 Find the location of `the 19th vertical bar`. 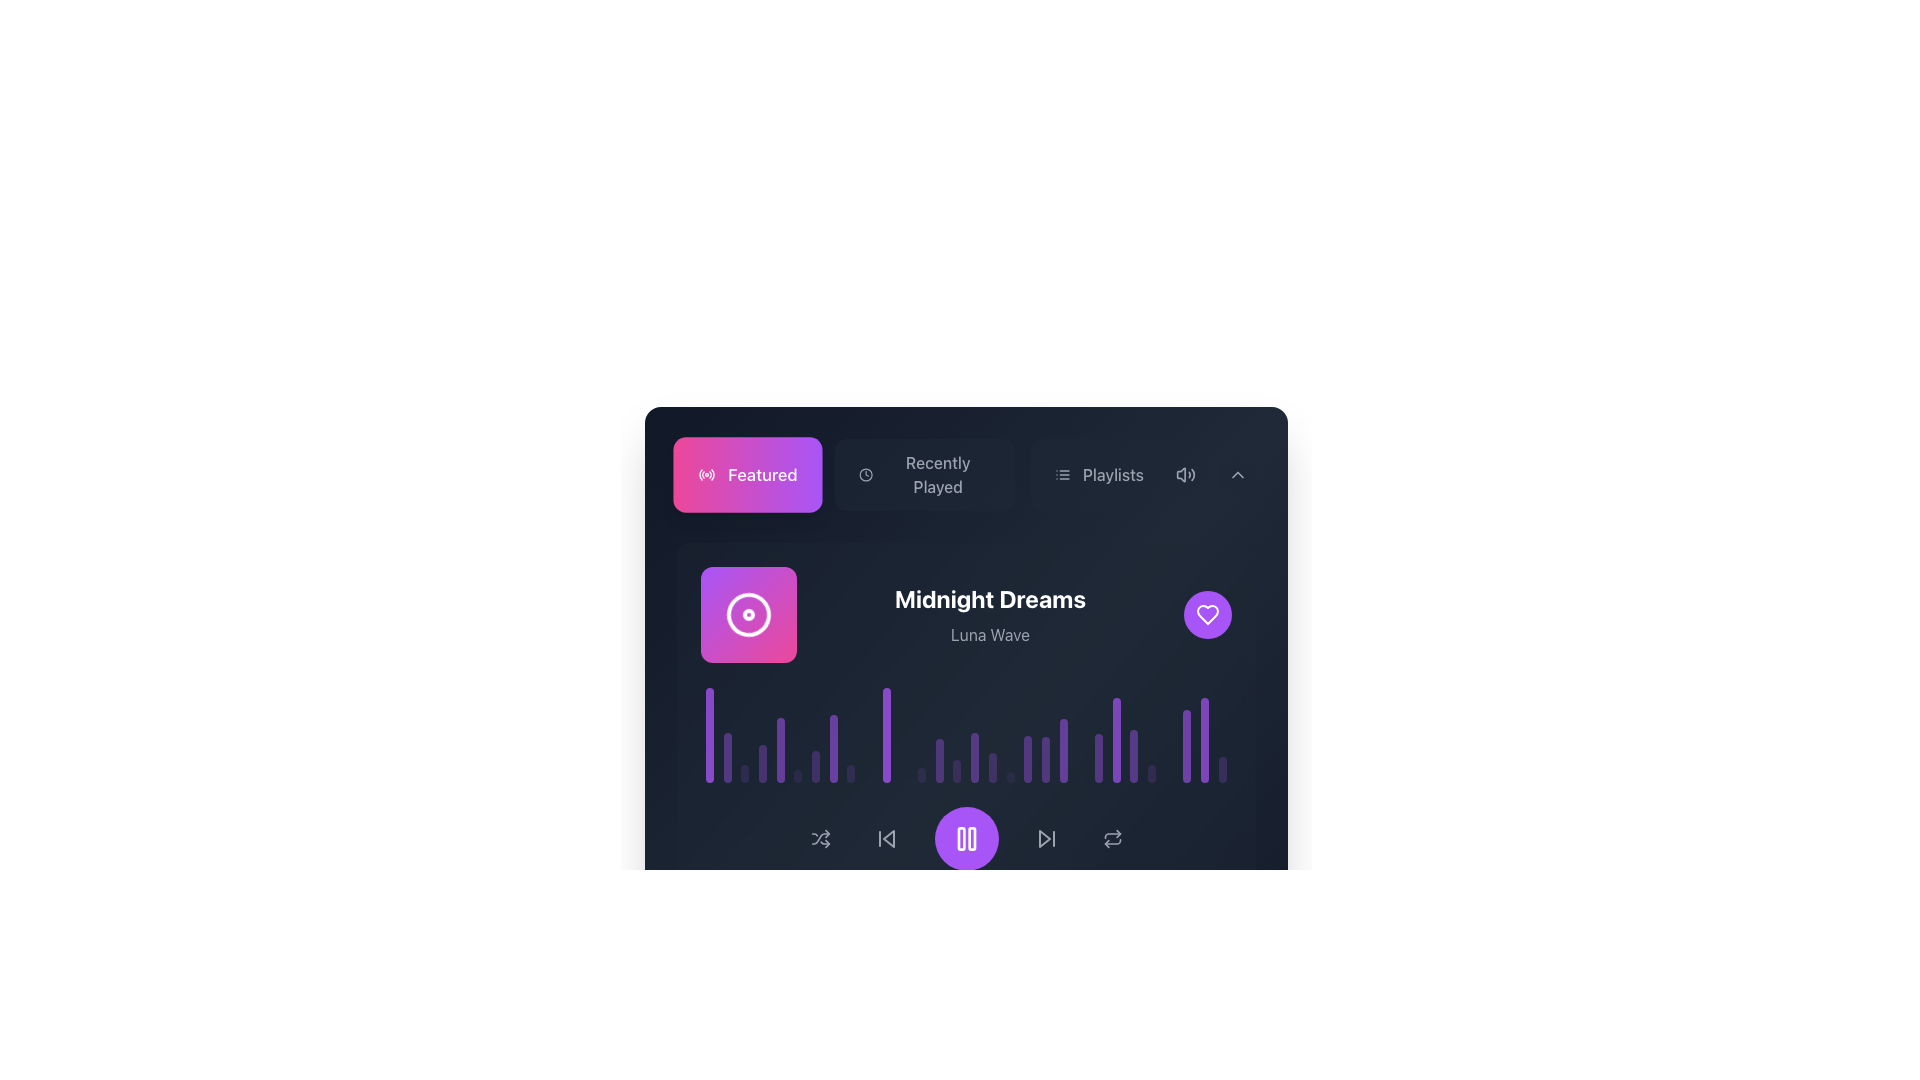

the 19th vertical bar is located at coordinates (1044, 760).